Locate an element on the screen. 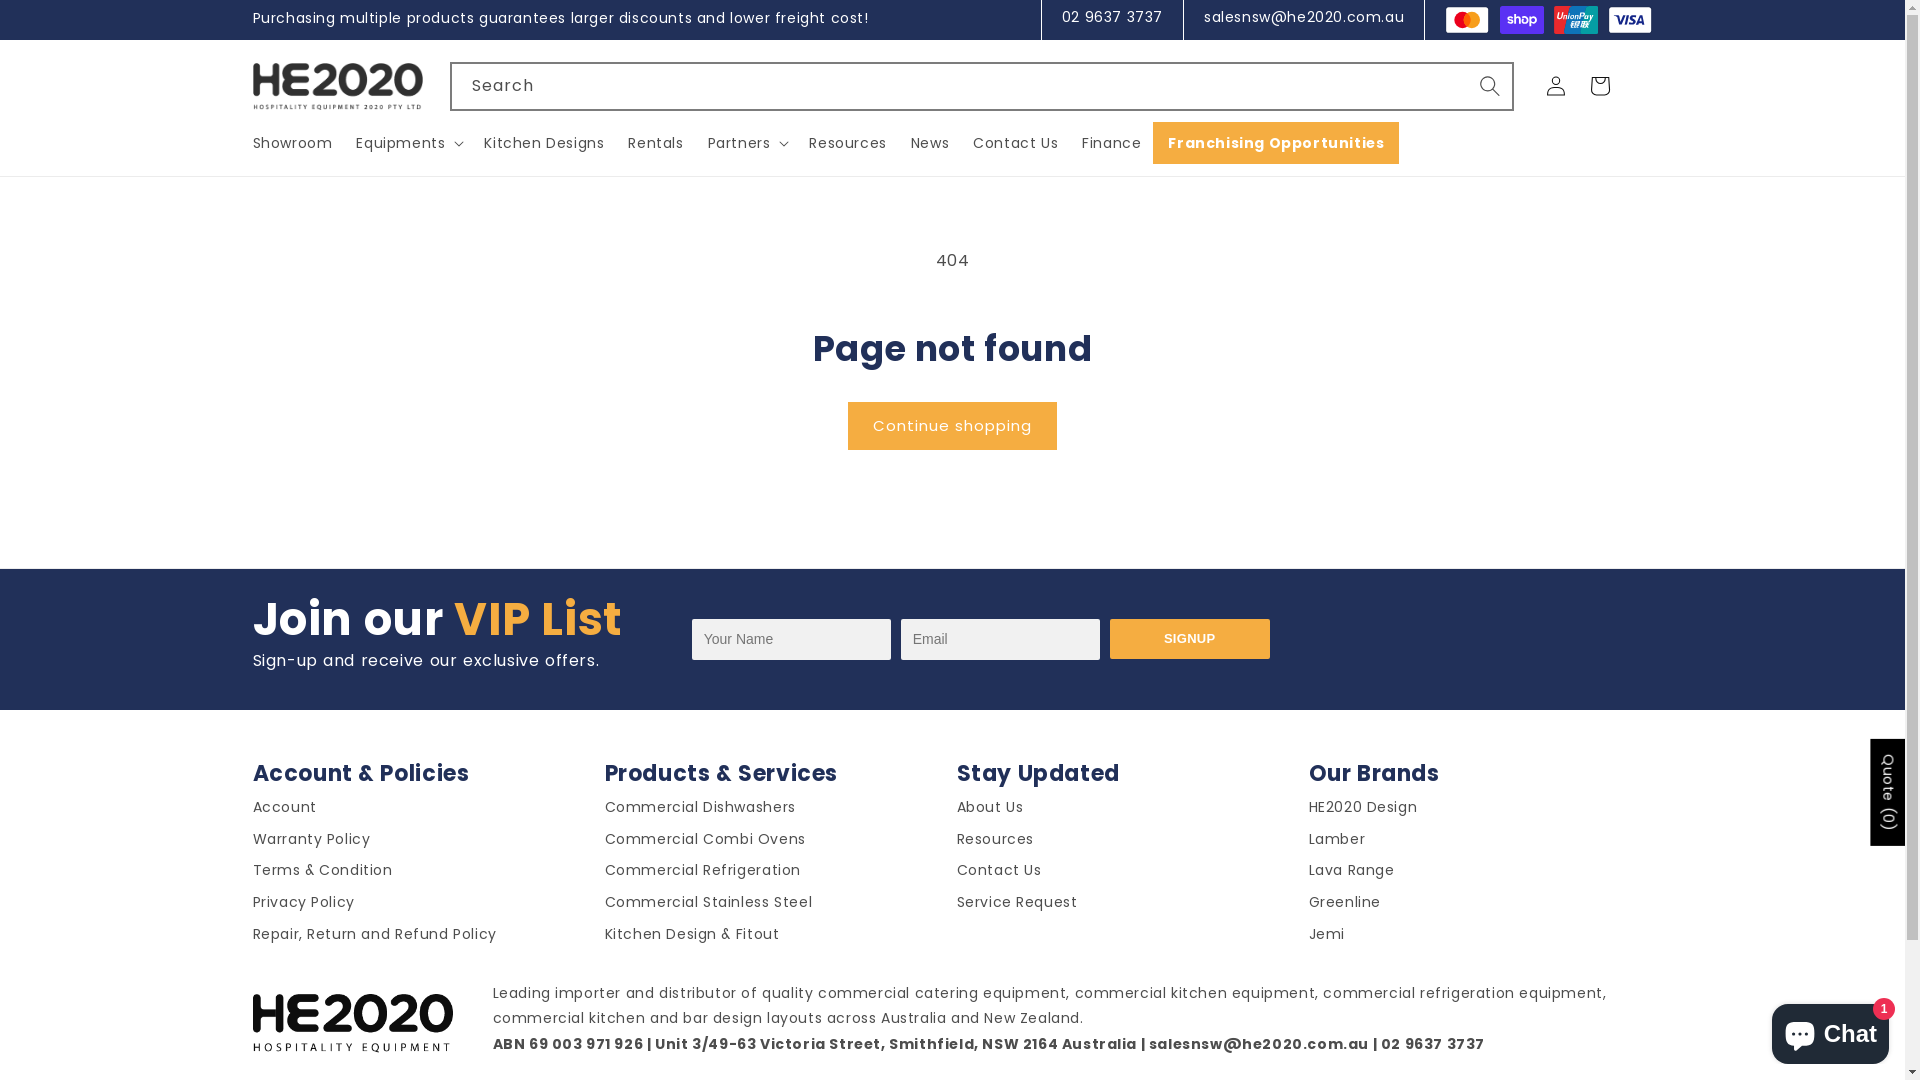  'Lava Range' is located at coordinates (1350, 873).